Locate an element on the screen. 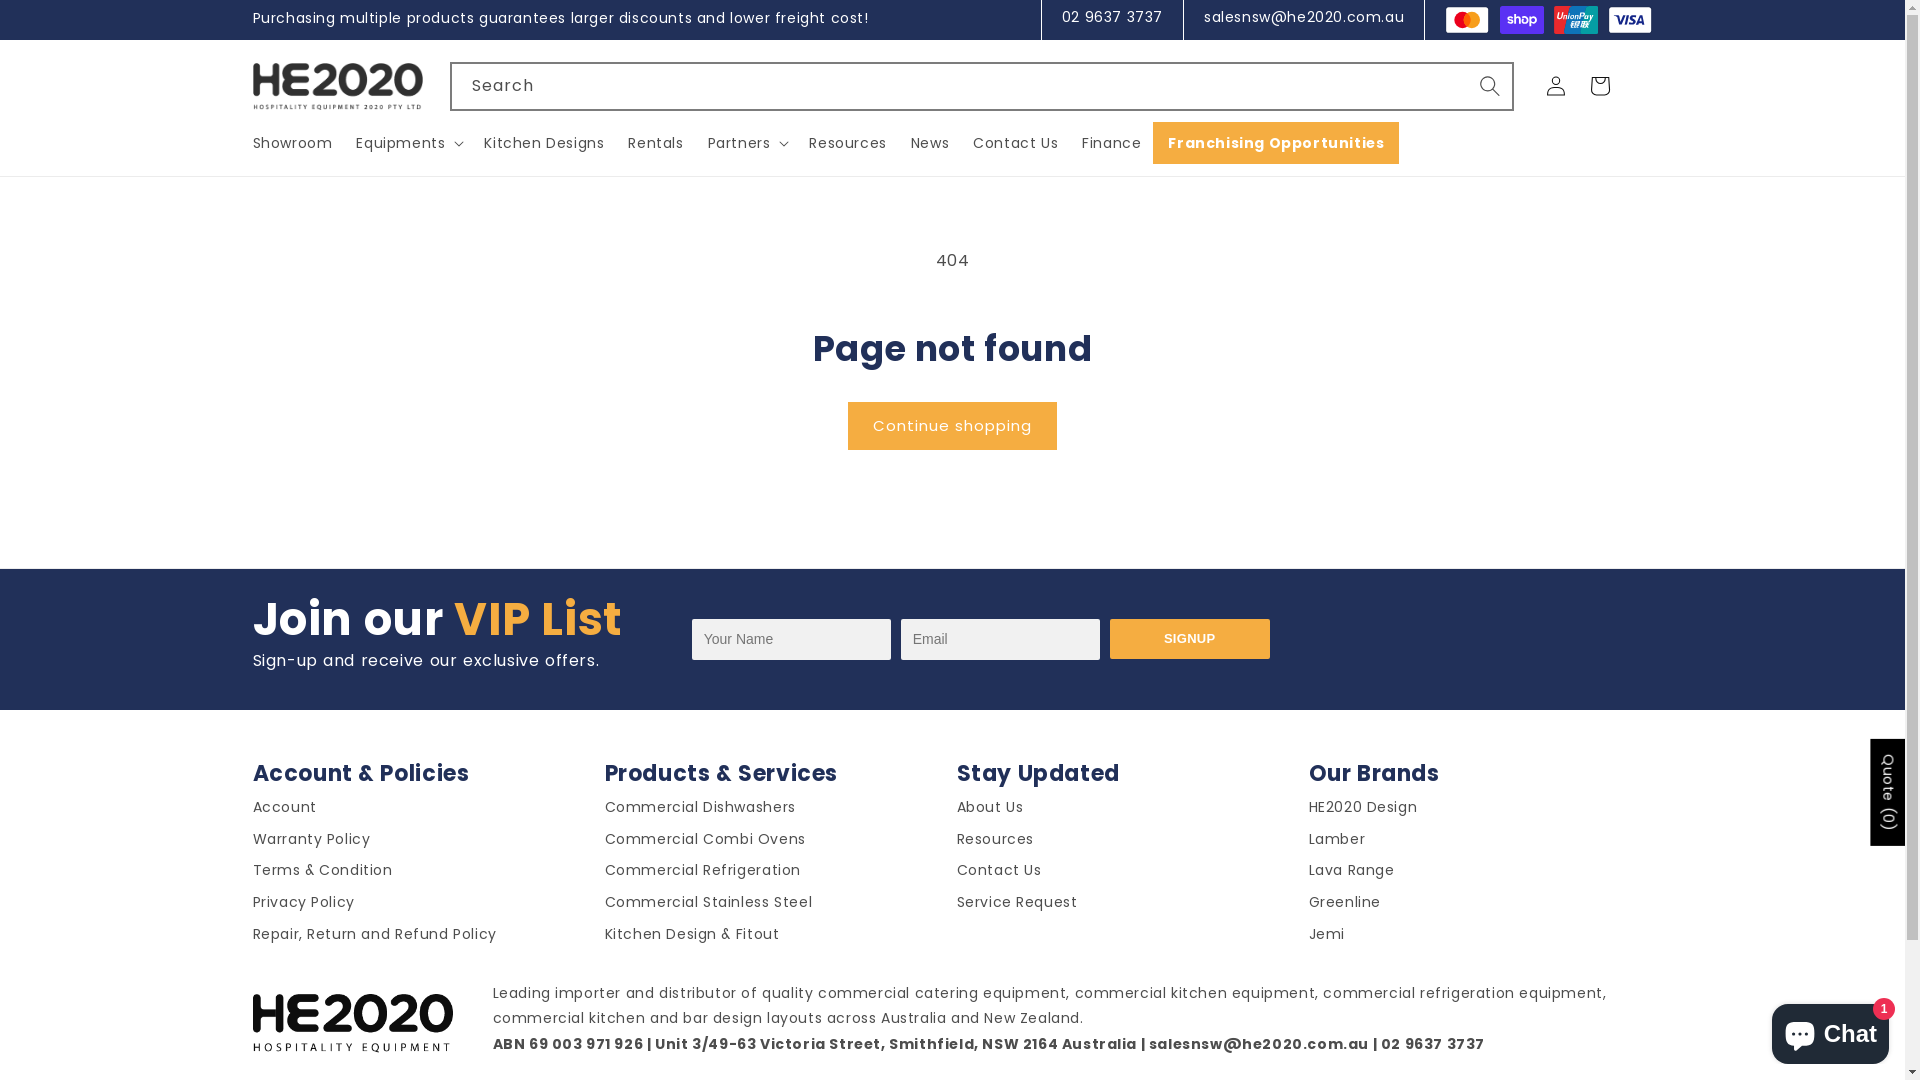  'Lava Range' is located at coordinates (1350, 873).